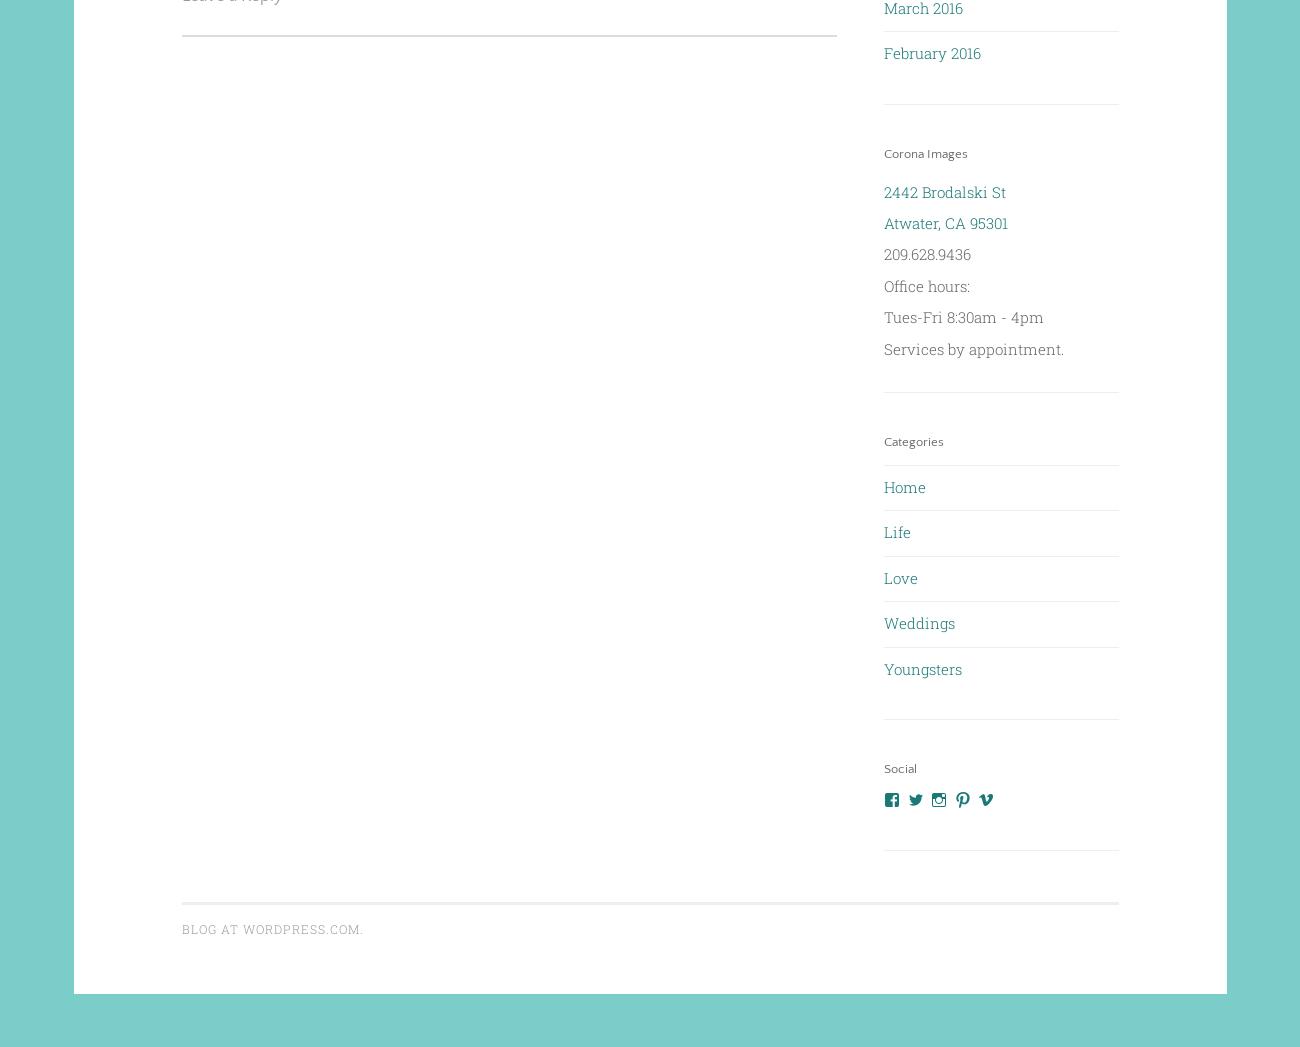 This screenshot has height=1047, width=1300. I want to click on '209.628.9436', so click(927, 254).